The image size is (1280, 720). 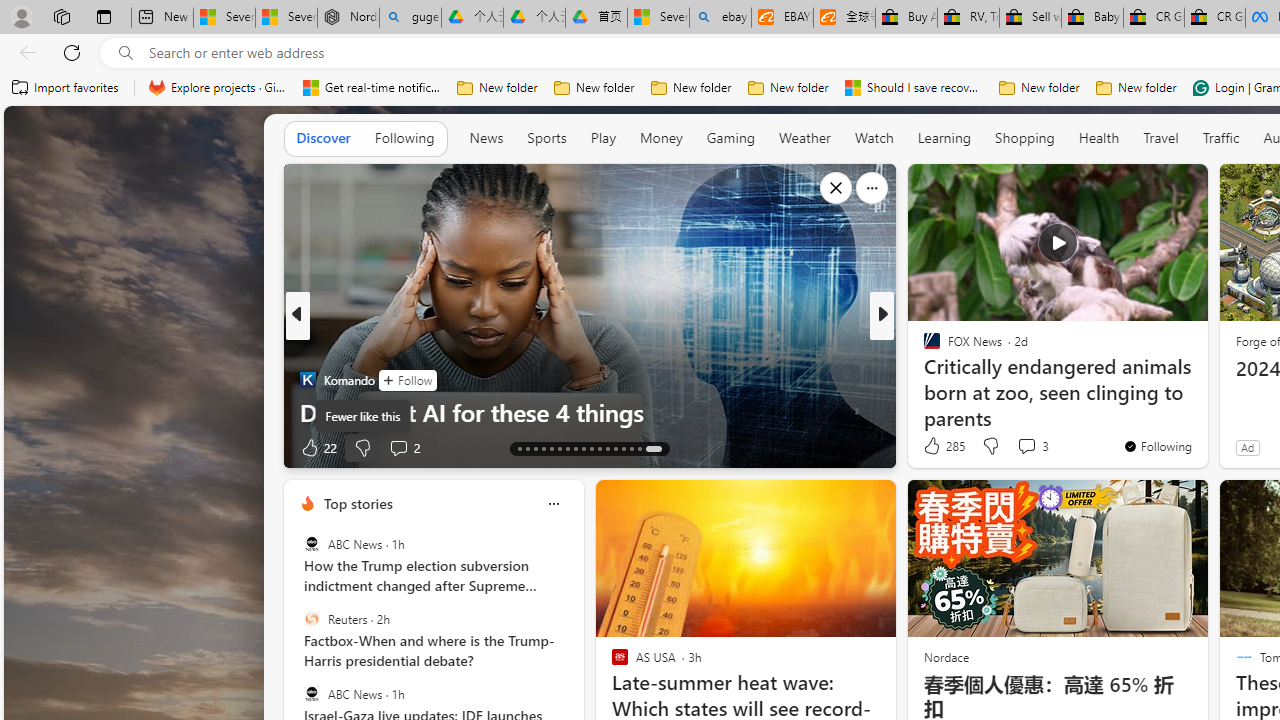 What do you see at coordinates (630, 447) in the screenshot?
I see `'AutomationID: tab-40'` at bounding box center [630, 447].